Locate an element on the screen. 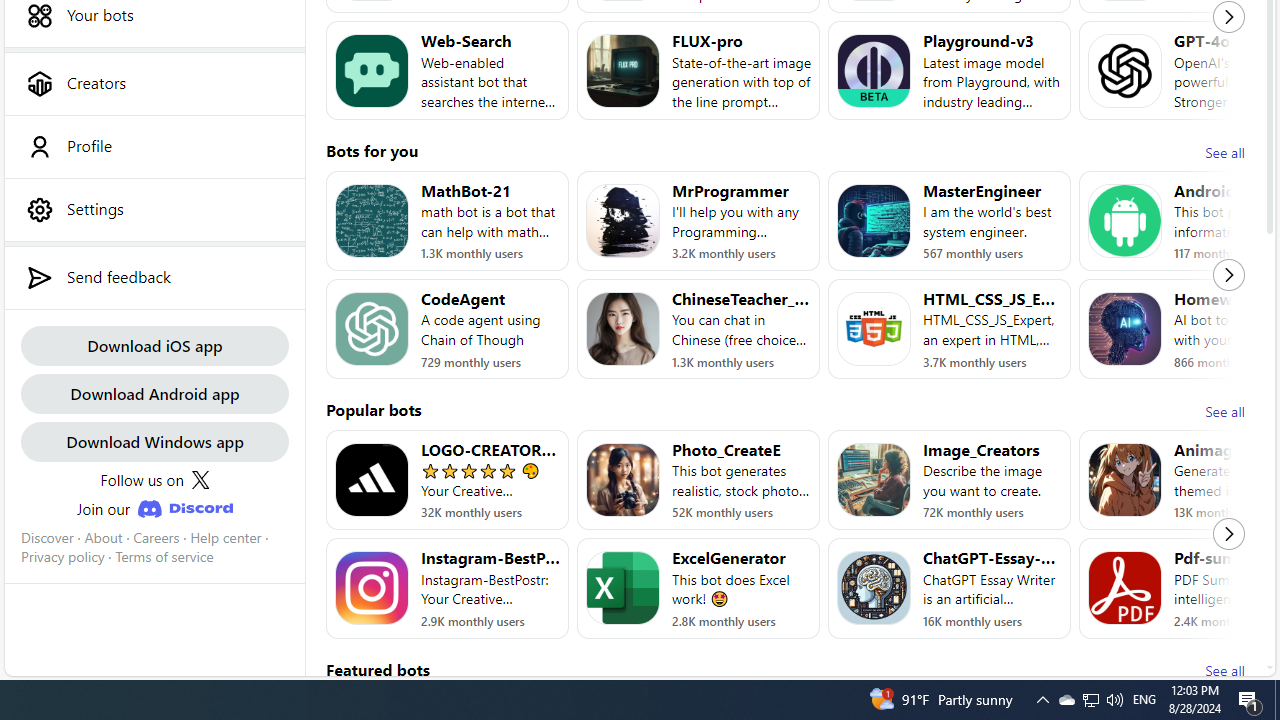 This screenshot has width=1280, height=720. 'Bot image for LOGO-CREATOR-AI' is located at coordinates (371, 480).